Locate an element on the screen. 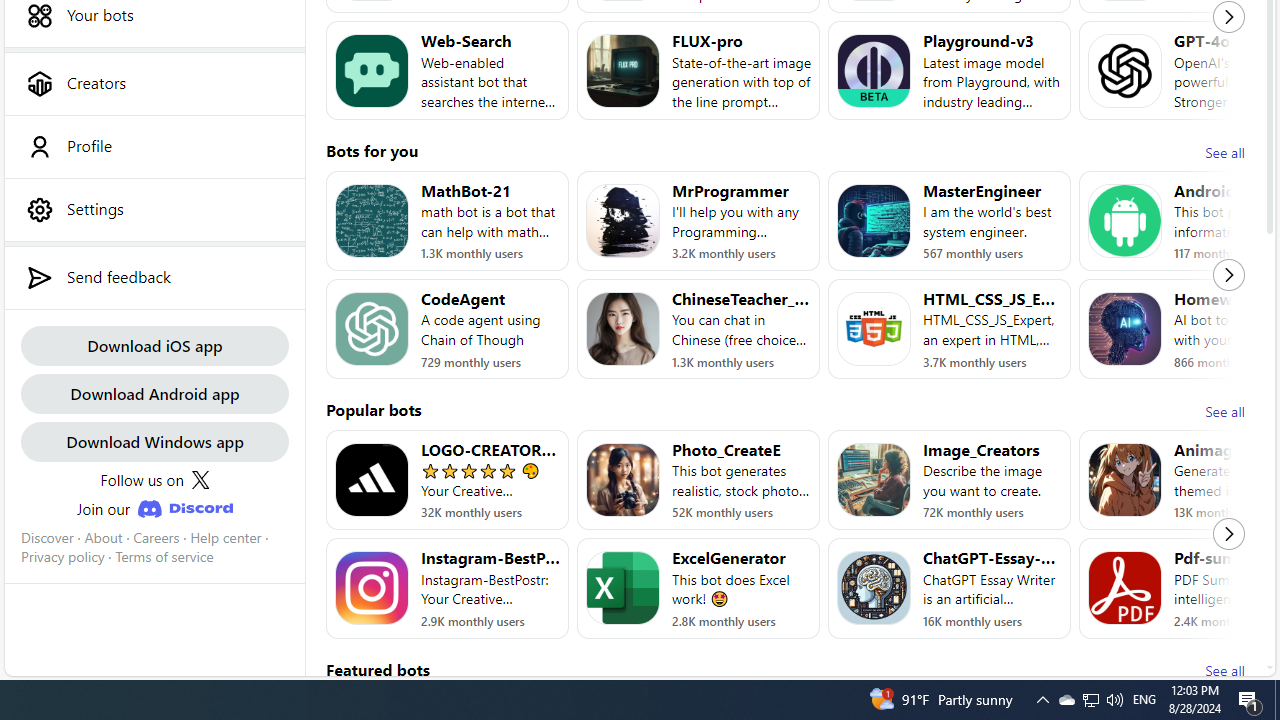 This screenshot has width=1280, height=720. 'Bot image for LOGO-CREATOR-AI' is located at coordinates (371, 480).